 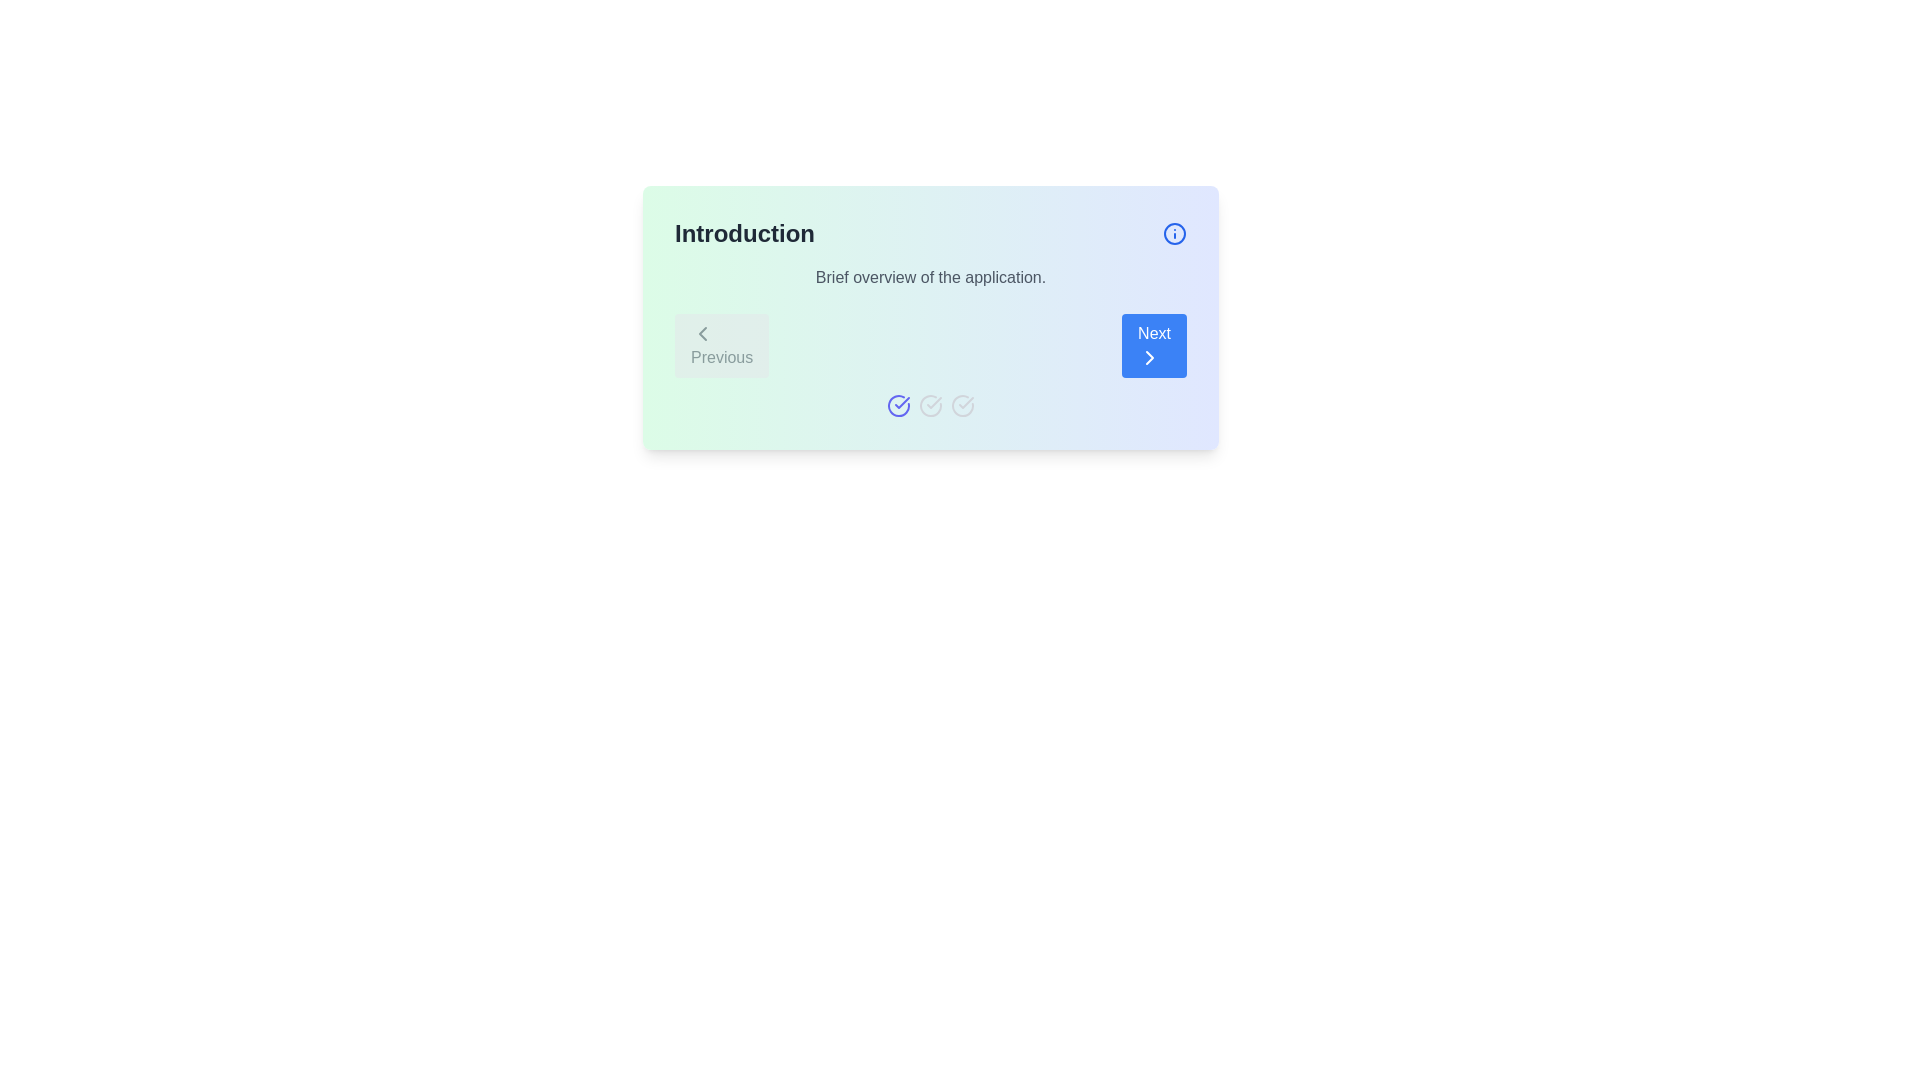 What do you see at coordinates (702, 333) in the screenshot?
I see `the left-pointing chevron icon within the 'Previous' button` at bounding box center [702, 333].